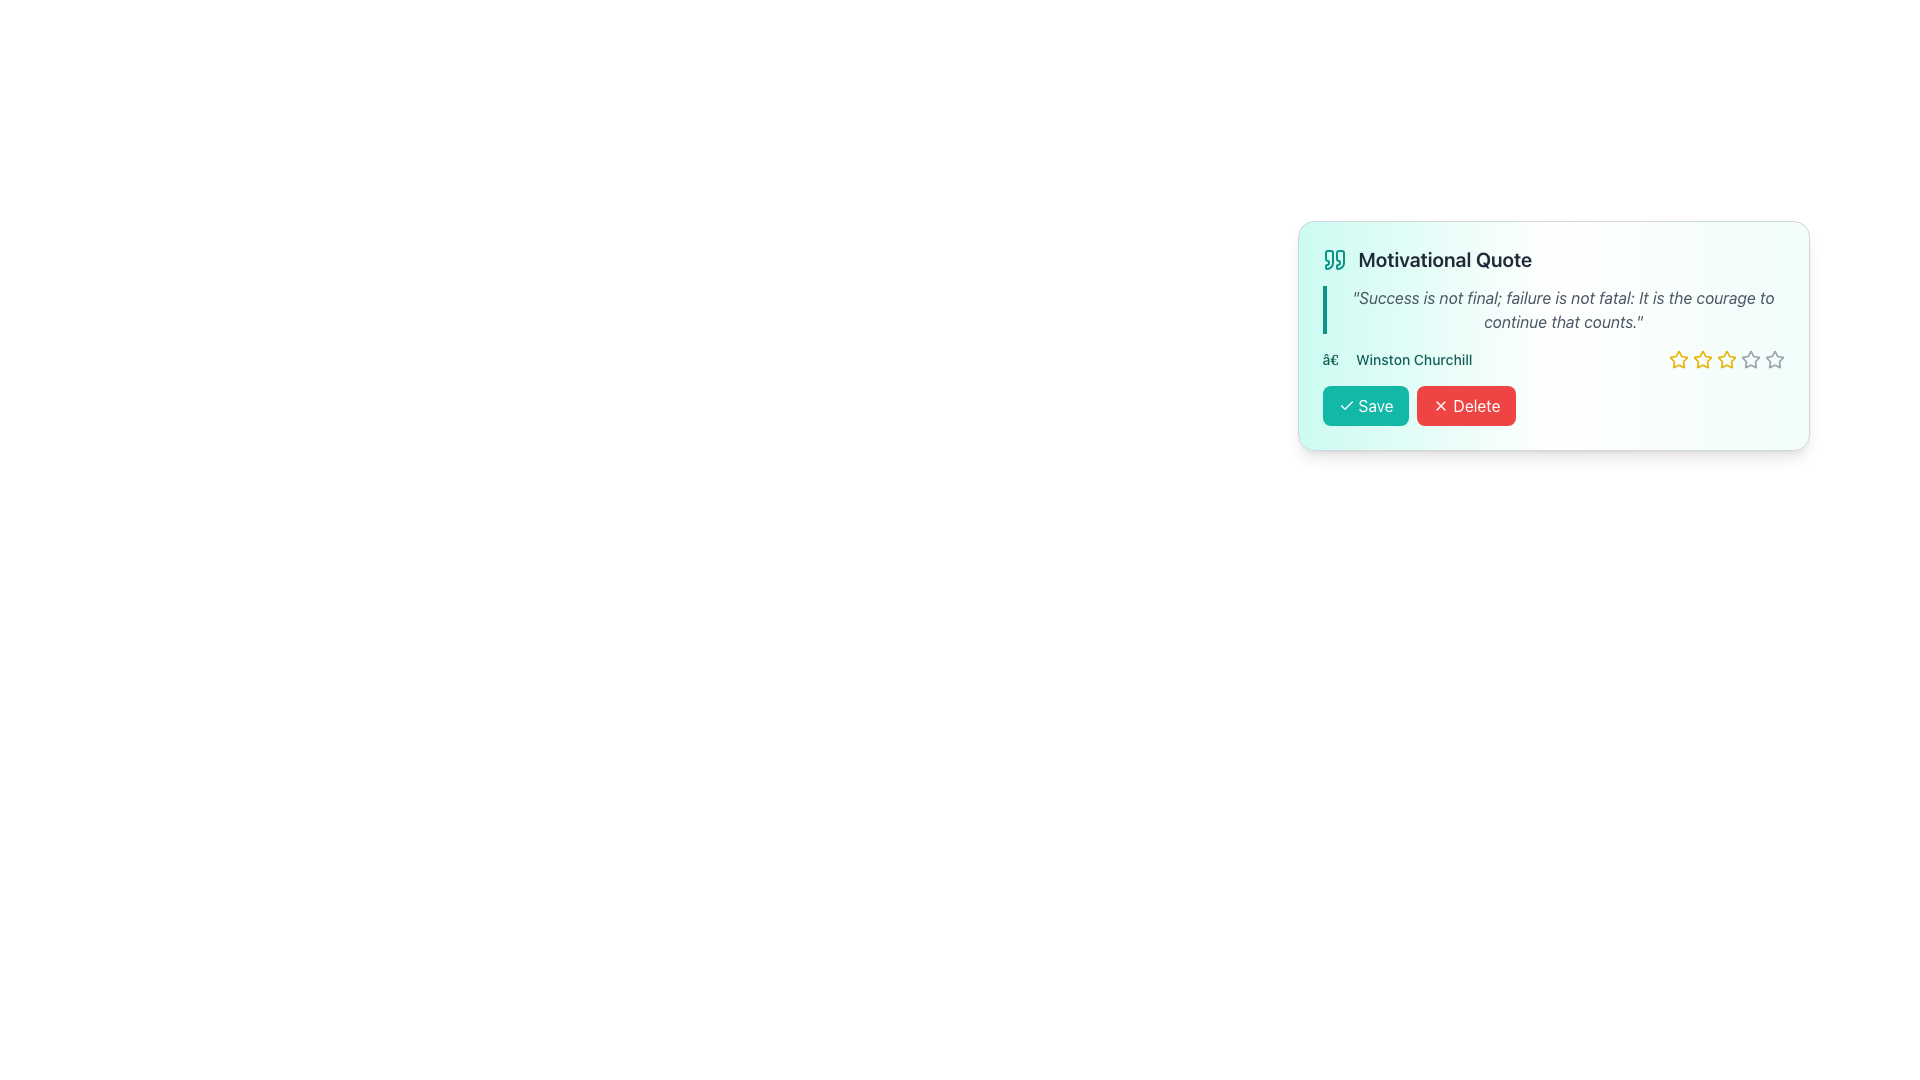 The width and height of the screenshot is (1920, 1080). I want to click on the fourth golden star icon in the rating group, so click(1725, 358).